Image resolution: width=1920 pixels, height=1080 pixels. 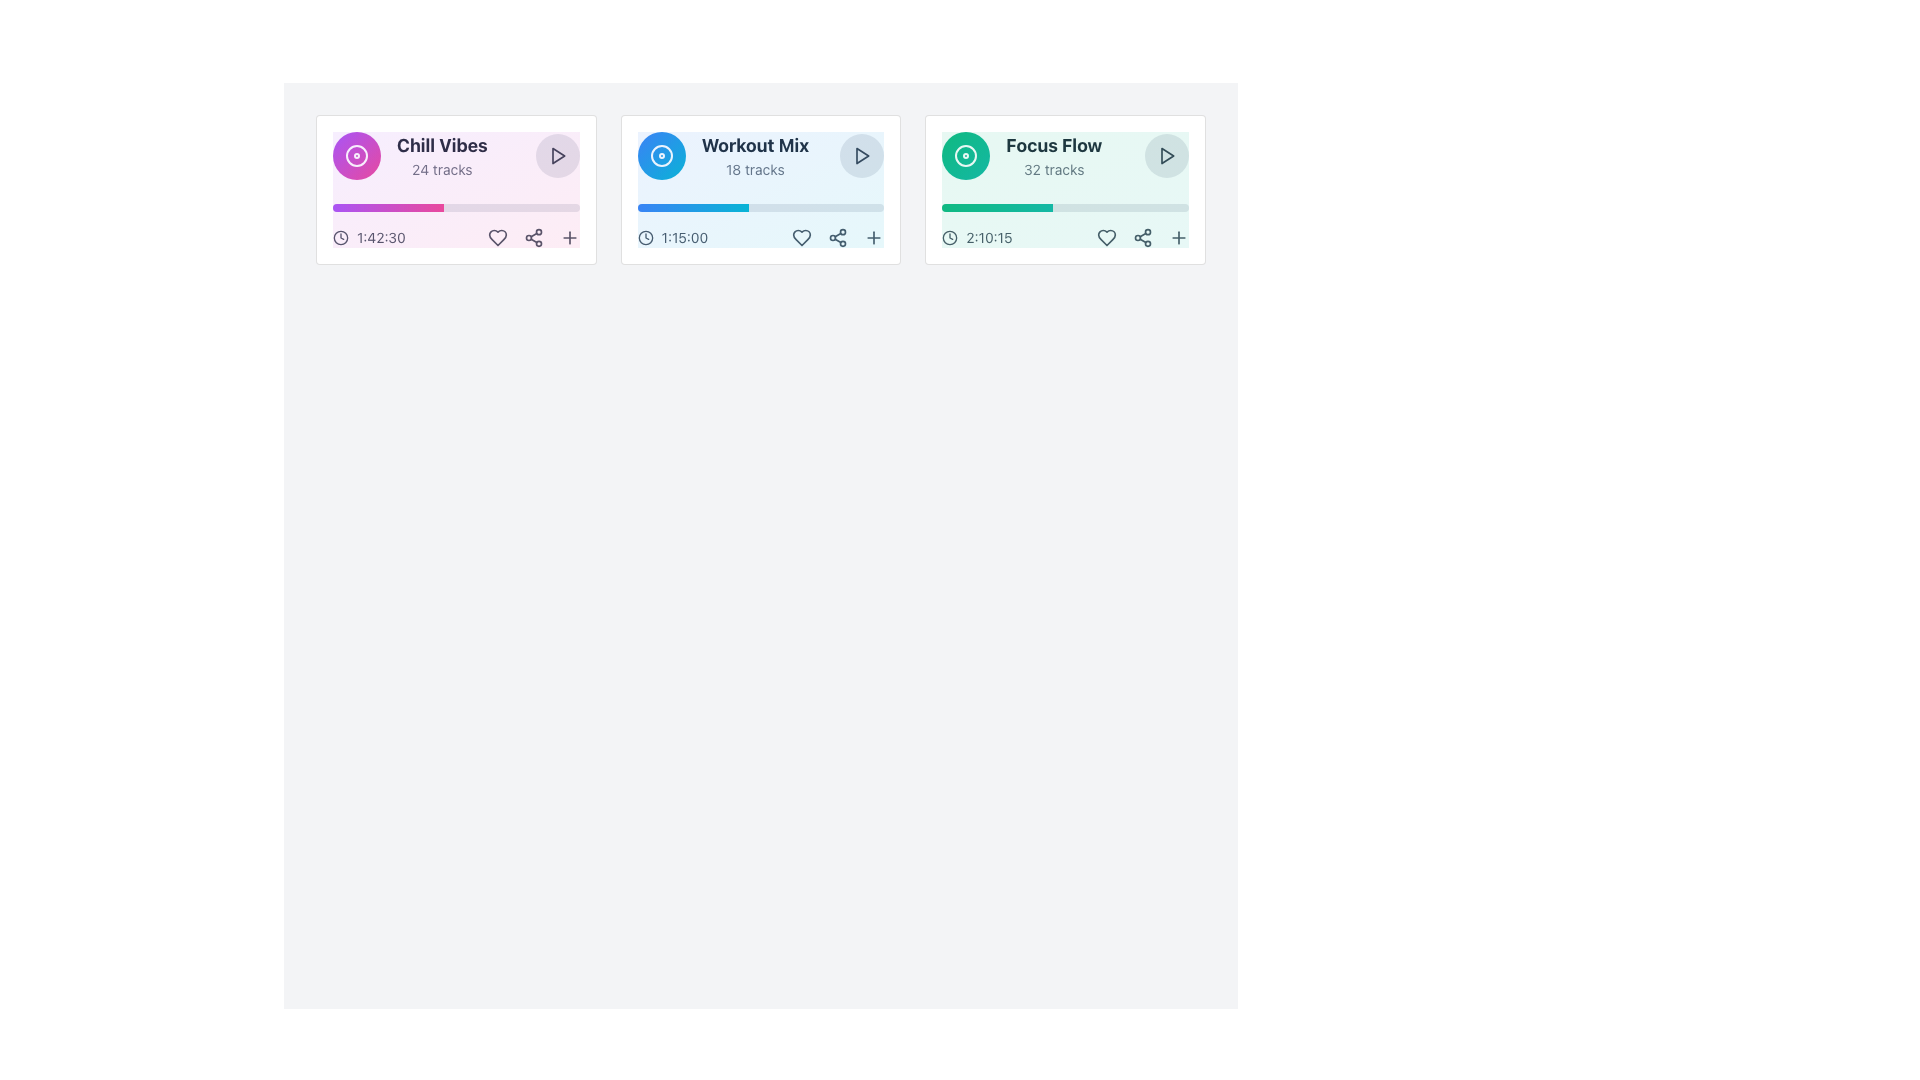 What do you see at coordinates (645, 237) in the screenshot?
I see `the circular figure in the clock icon located in the second card titled 'Workout Mix' at the bottom-left corner` at bounding box center [645, 237].